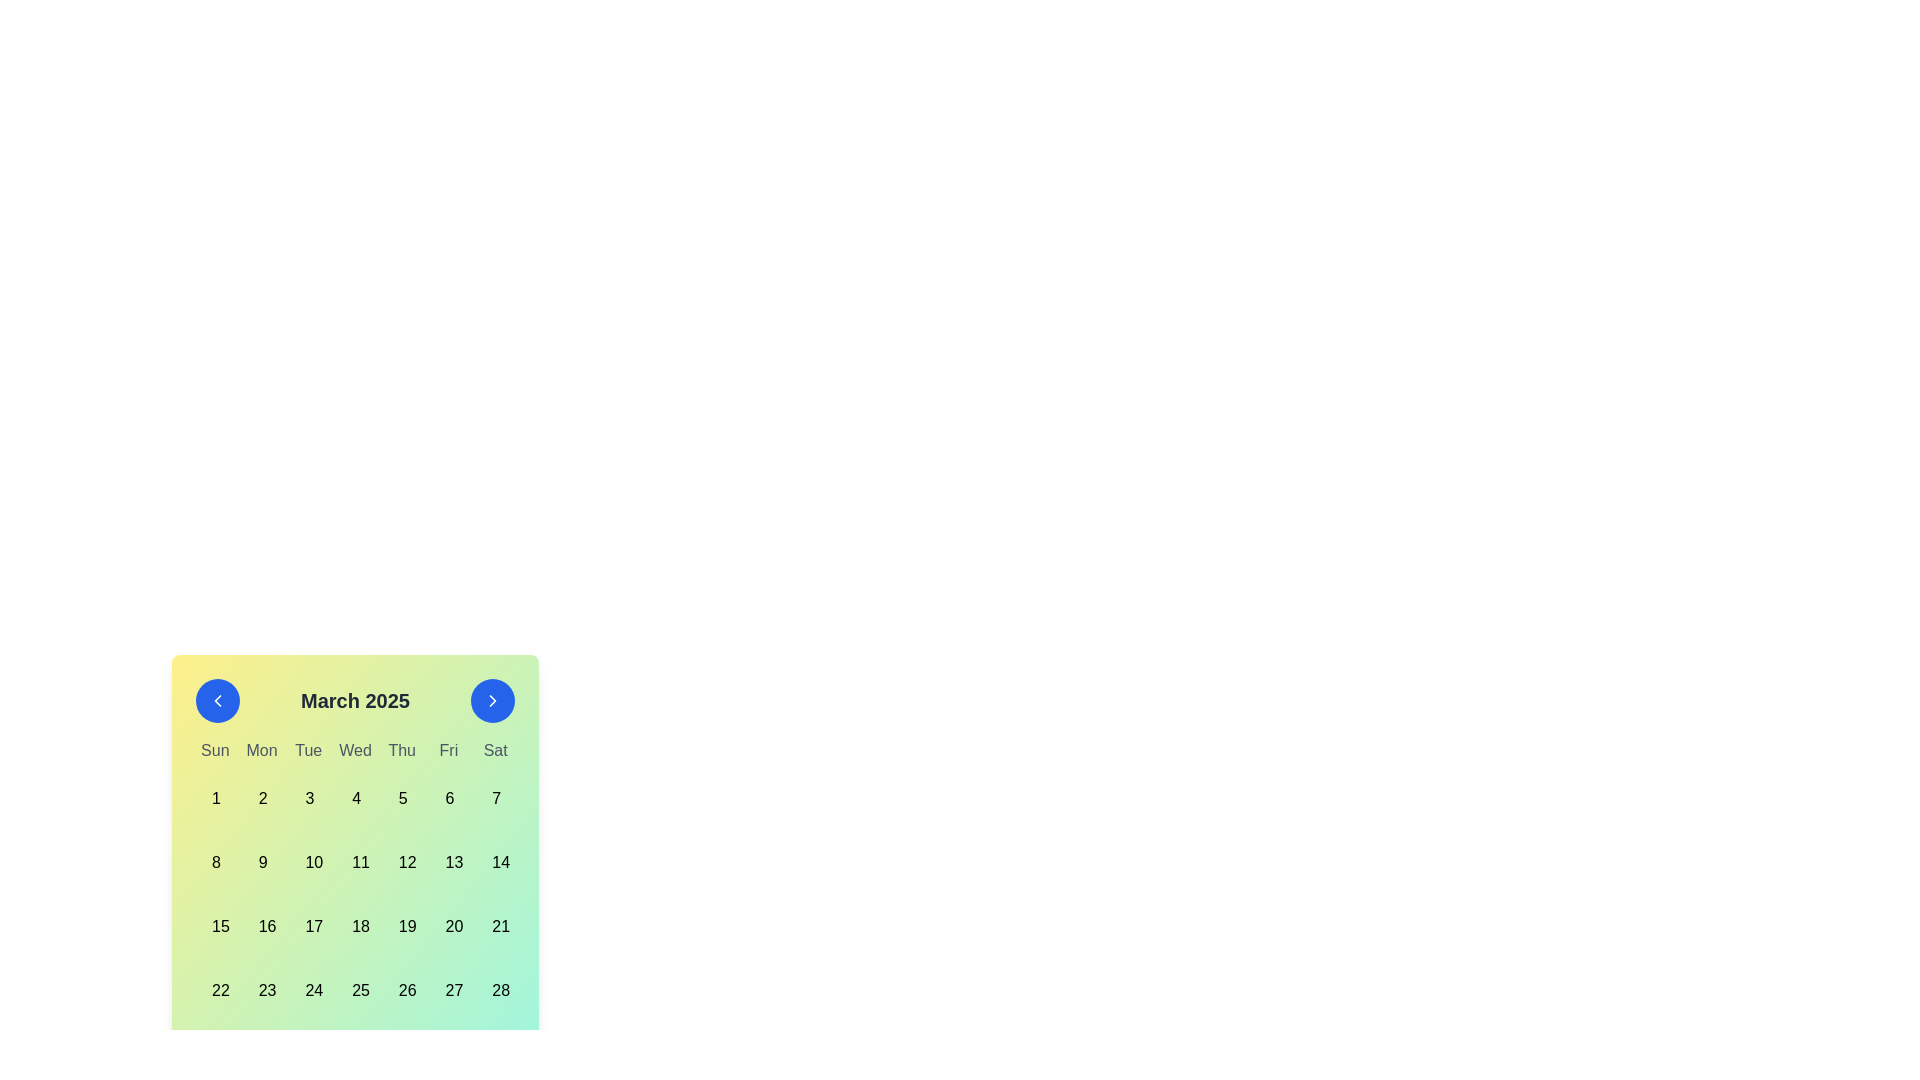  Describe the element at coordinates (307, 797) in the screenshot. I see `the calendar day cell button representing the third day of the month (Tuesday)` at that location.